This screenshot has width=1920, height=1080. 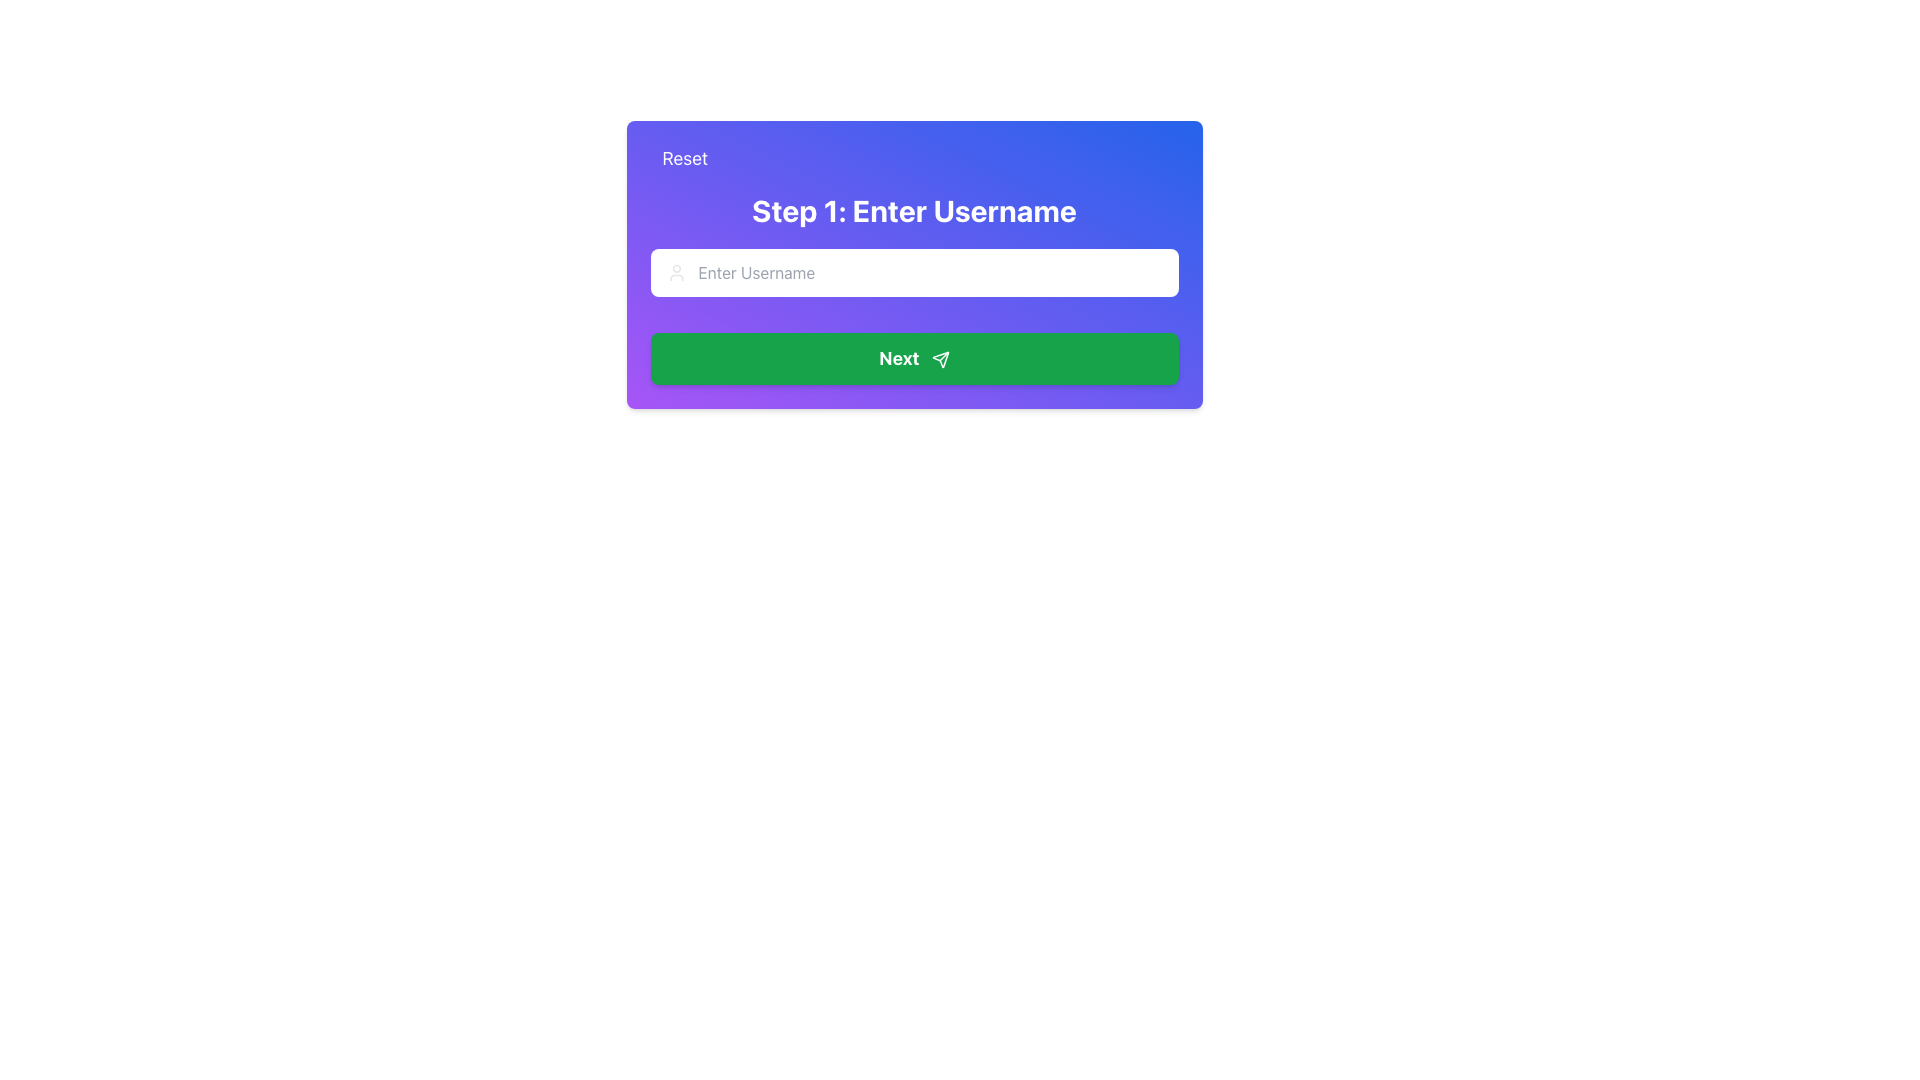 I want to click on the 'Next' button with a green background and rounded corners, located below the text field labeled 'Step 1: Enter Username', so click(x=913, y=357).